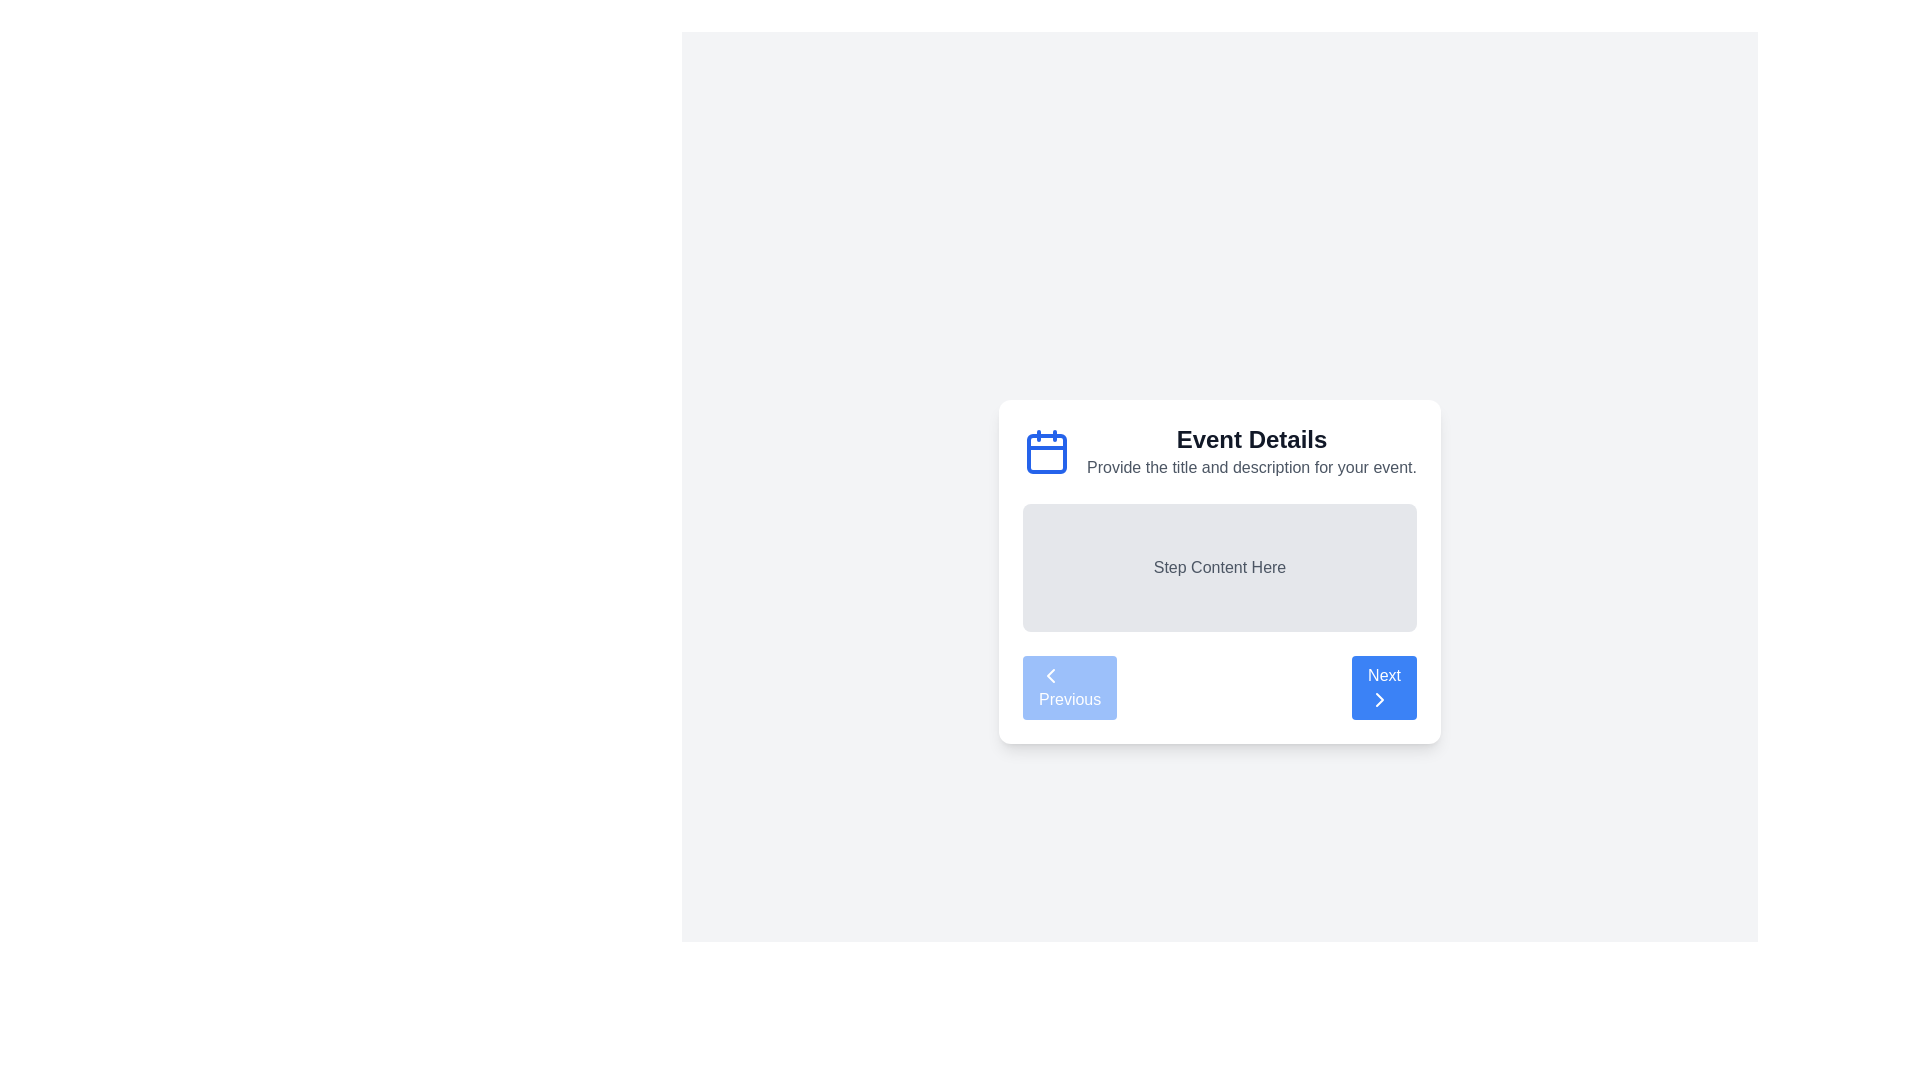 The width and height of the screenshot is (1920, 1080). Describe the element at coordinates (1069, 686) in the screenshot. I see `the first button from the left in the horizontal button group at the bottom of the centered panel` at that location.